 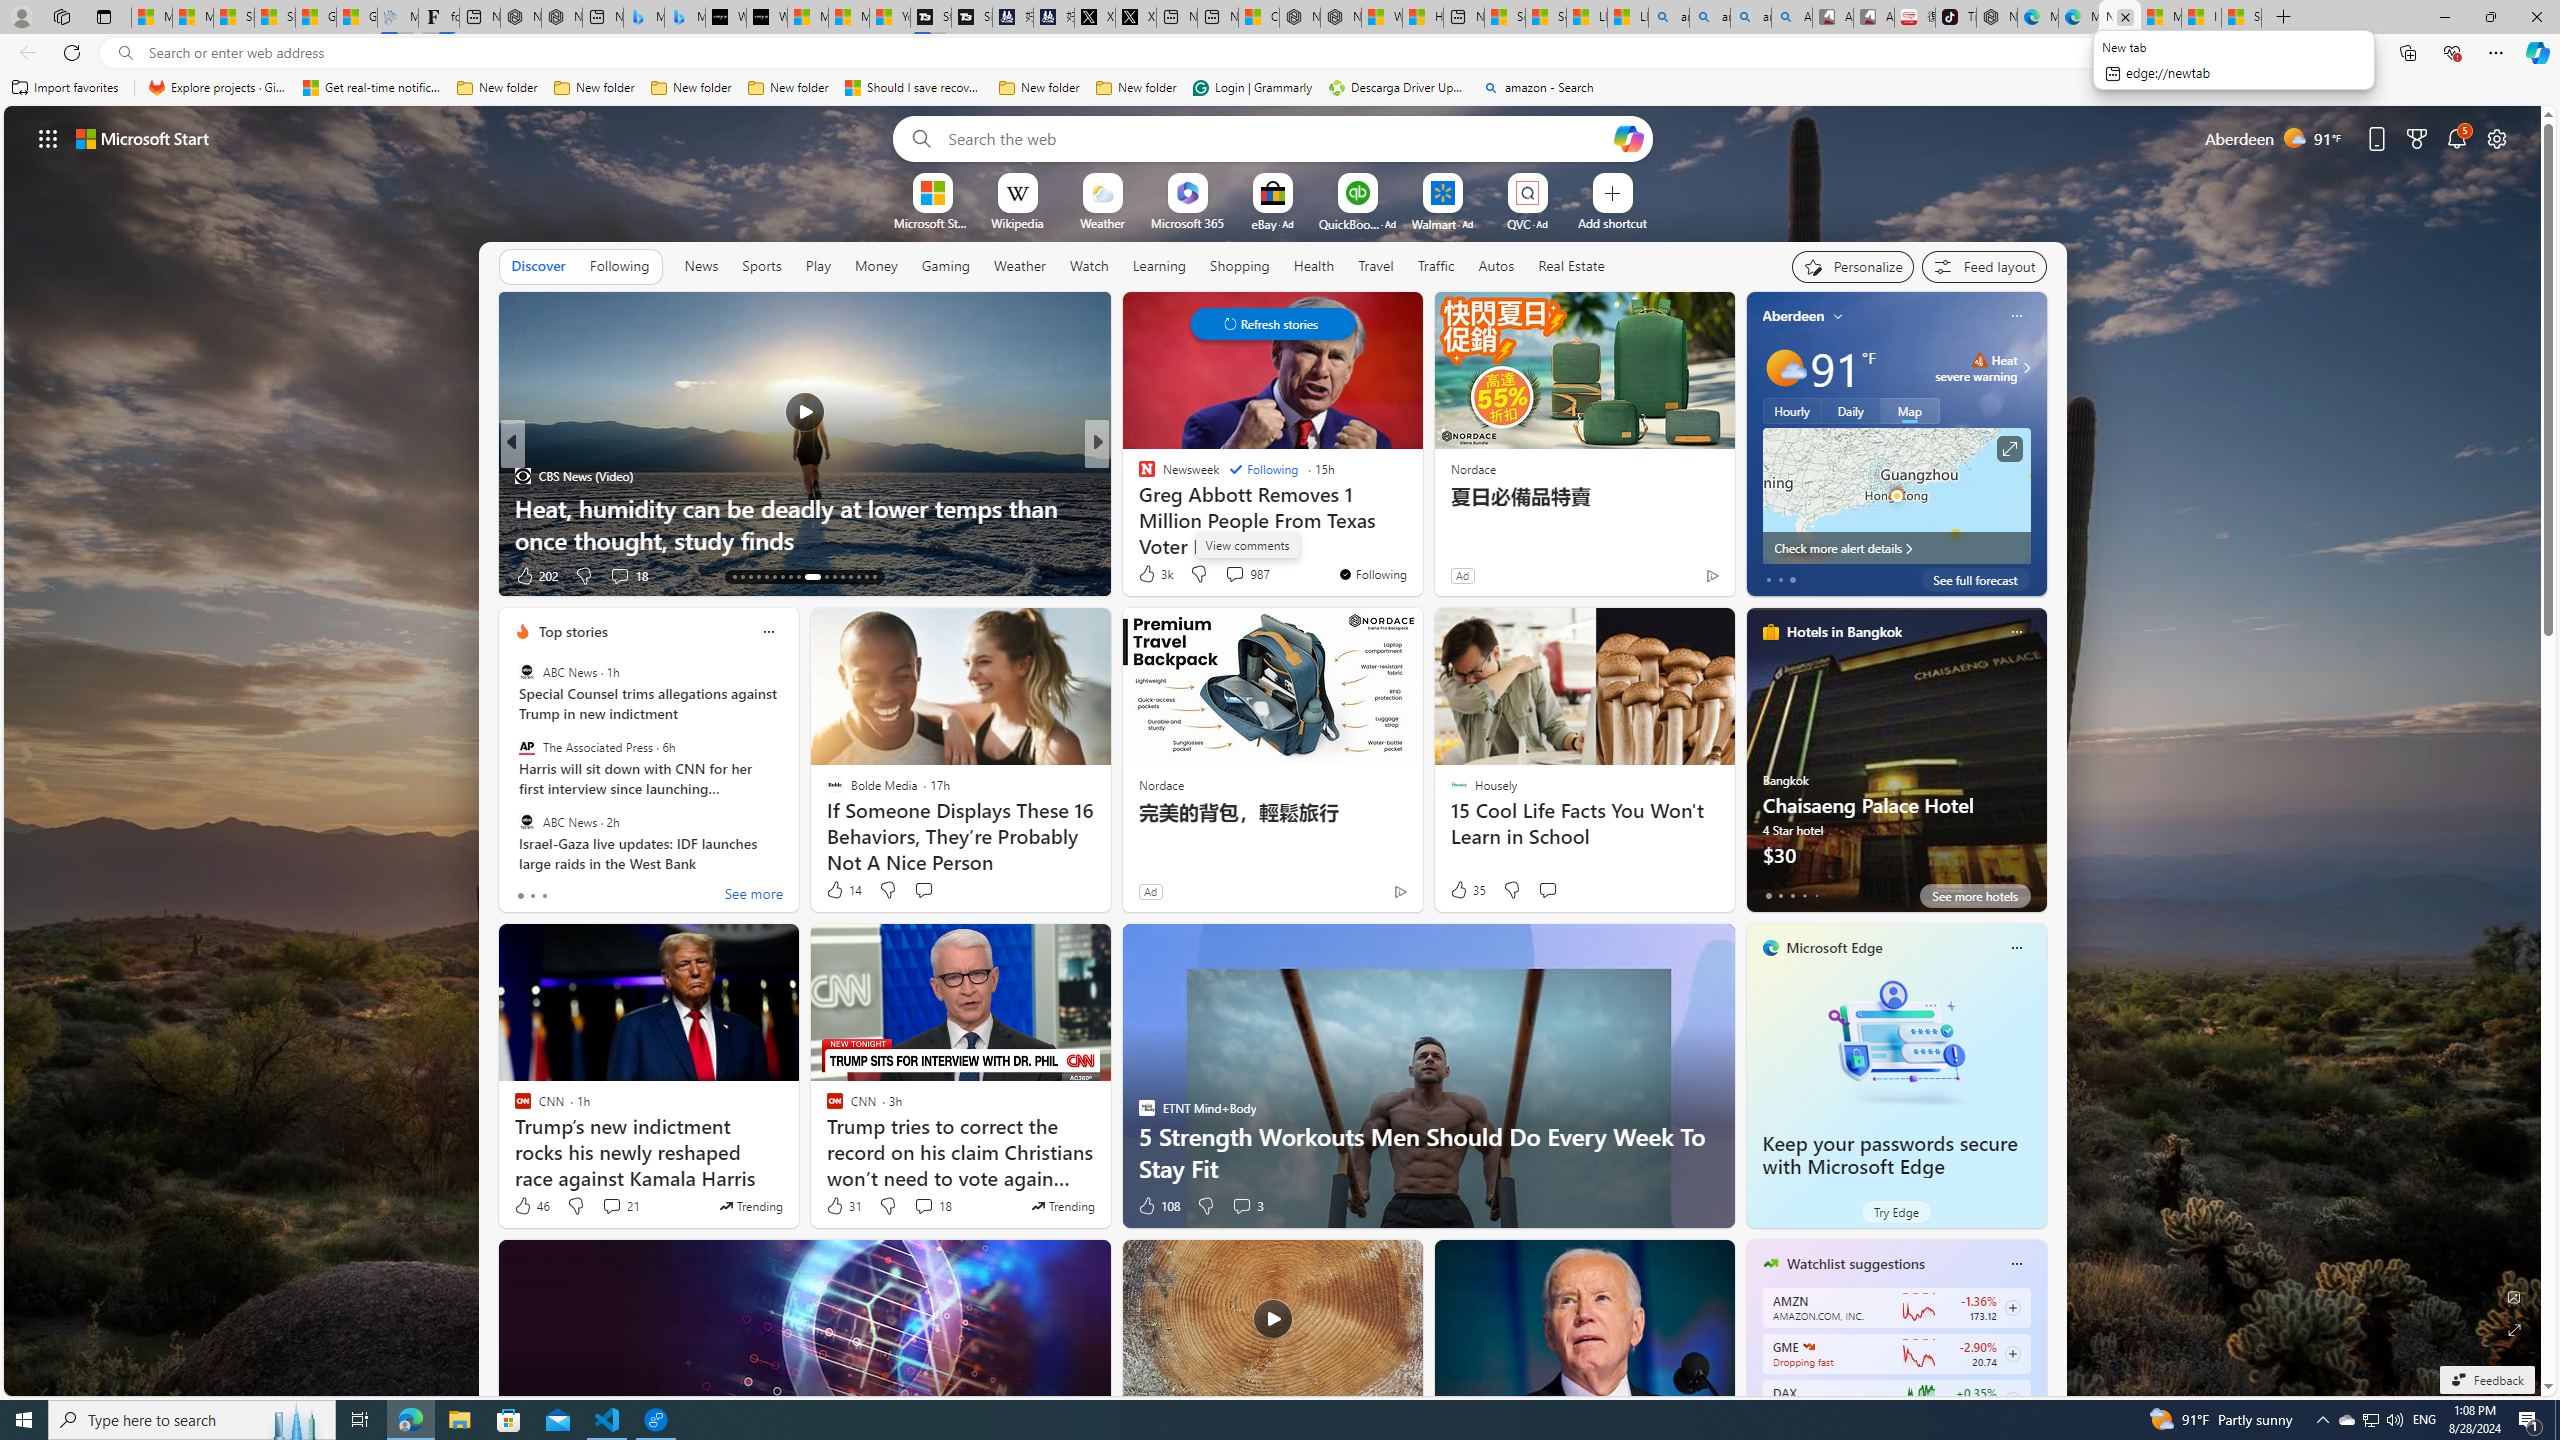 What do you see at coordinates (142, 137) in the screenshot?
I see `'Microsoft start'` at bounding box center [142, 137].